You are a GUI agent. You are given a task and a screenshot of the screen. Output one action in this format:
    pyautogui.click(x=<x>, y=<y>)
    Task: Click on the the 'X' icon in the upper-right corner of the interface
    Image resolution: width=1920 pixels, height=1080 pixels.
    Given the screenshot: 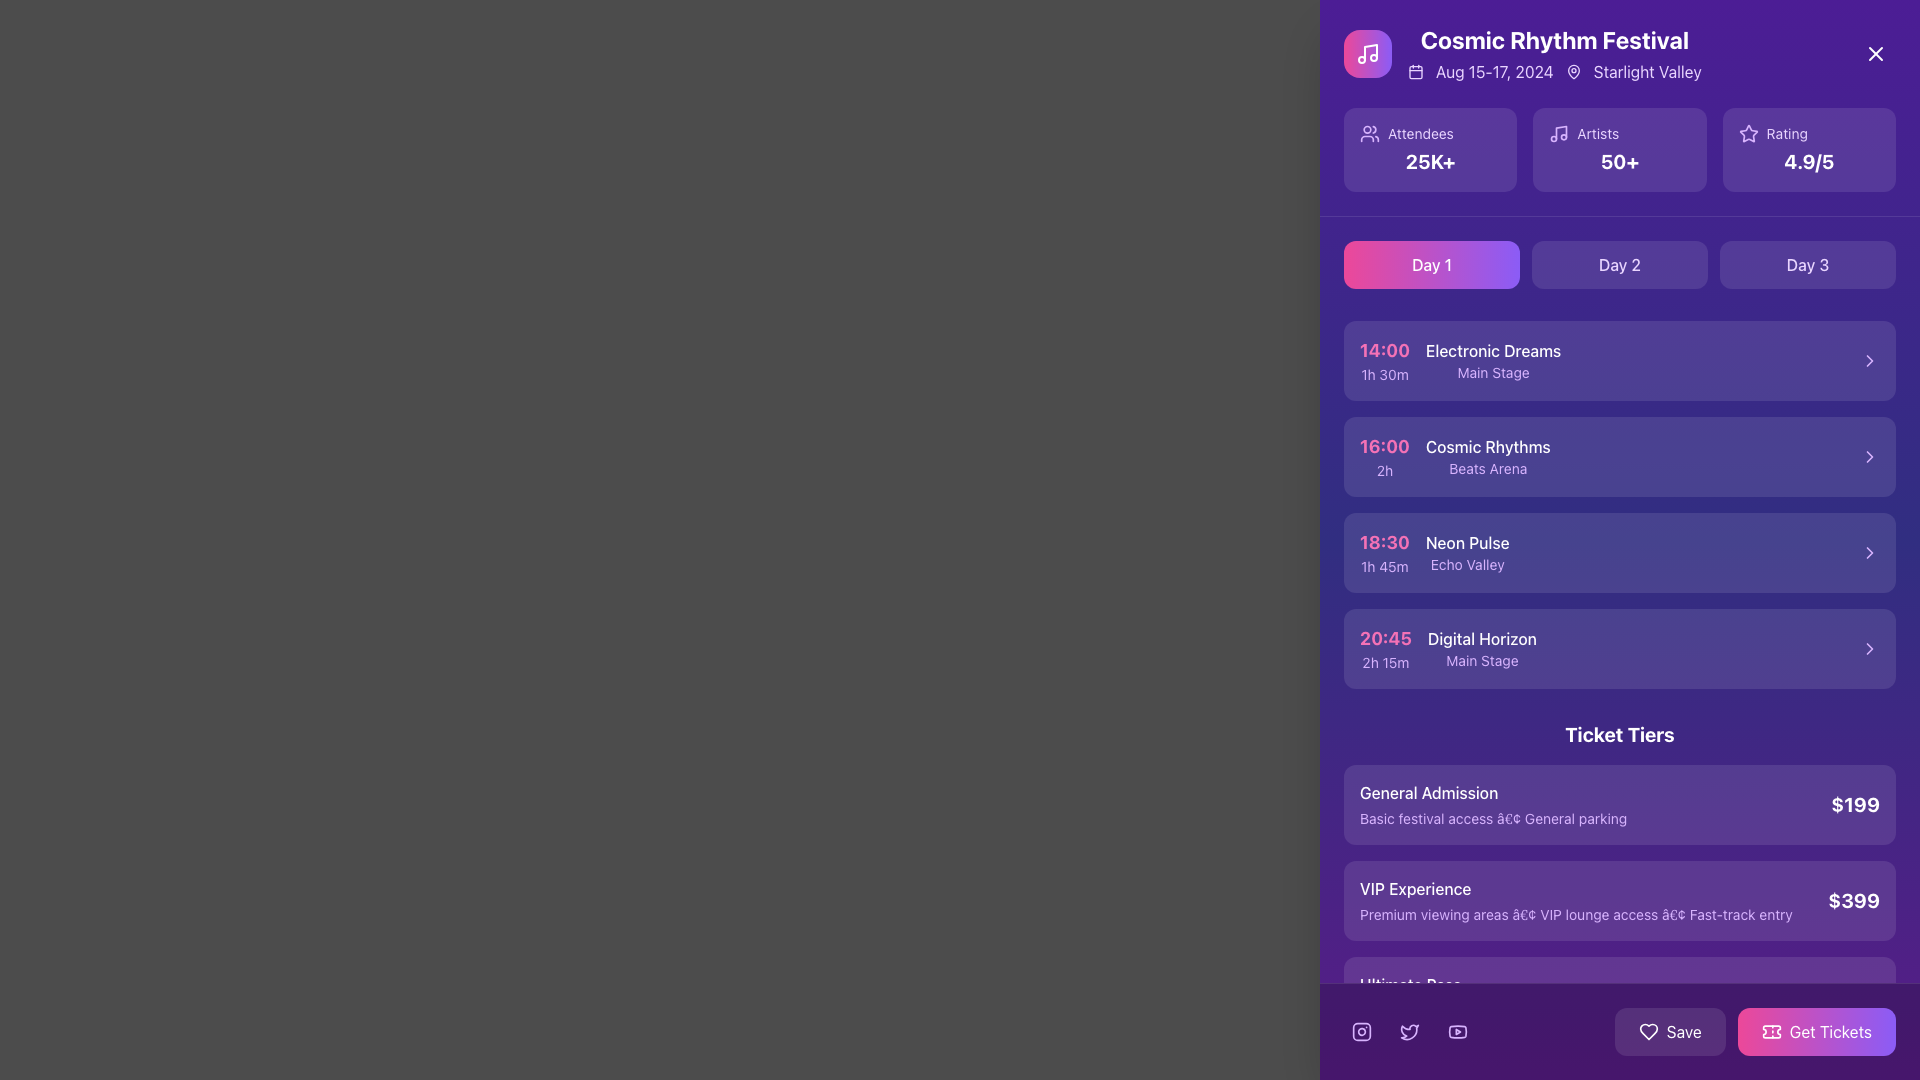 What is the action you would take?
    pyautogui.click(x=1875, y=53)
    